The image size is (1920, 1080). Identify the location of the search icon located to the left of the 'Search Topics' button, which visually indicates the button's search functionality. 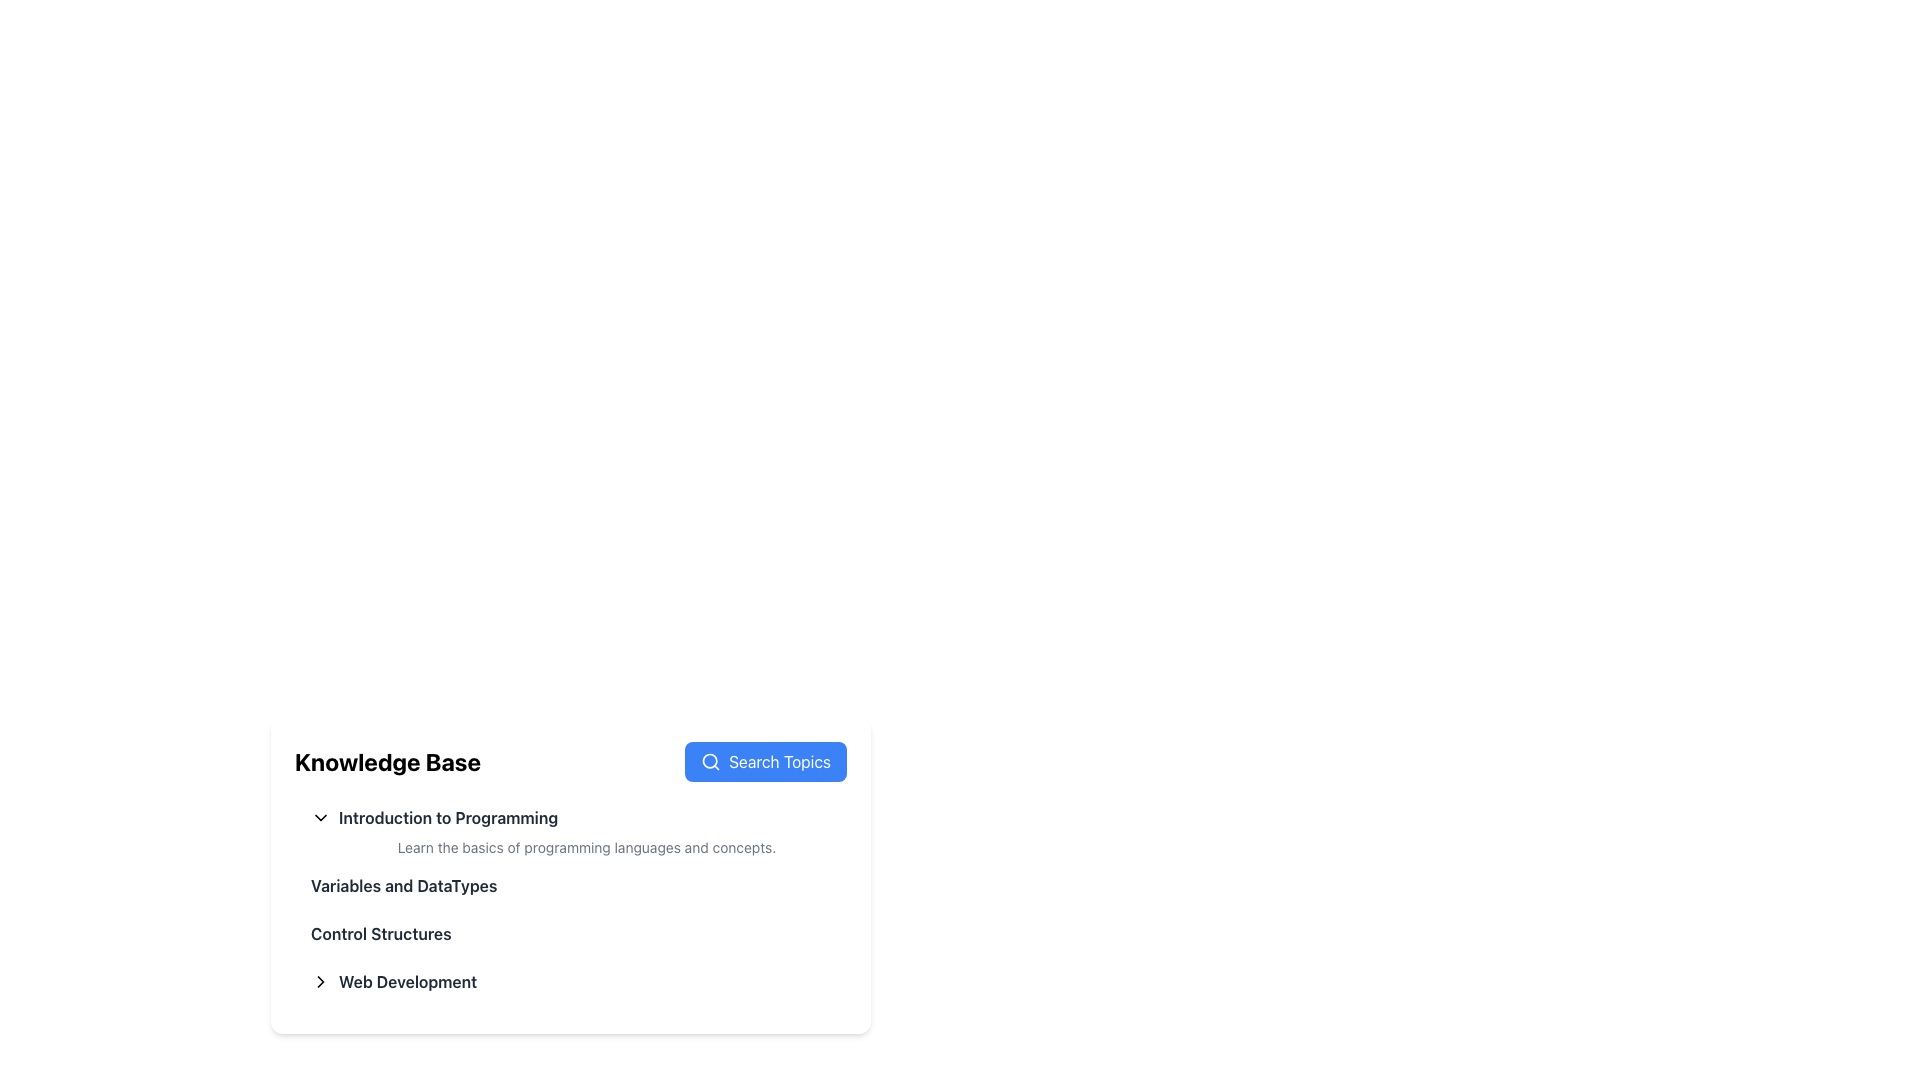
(711, 762).